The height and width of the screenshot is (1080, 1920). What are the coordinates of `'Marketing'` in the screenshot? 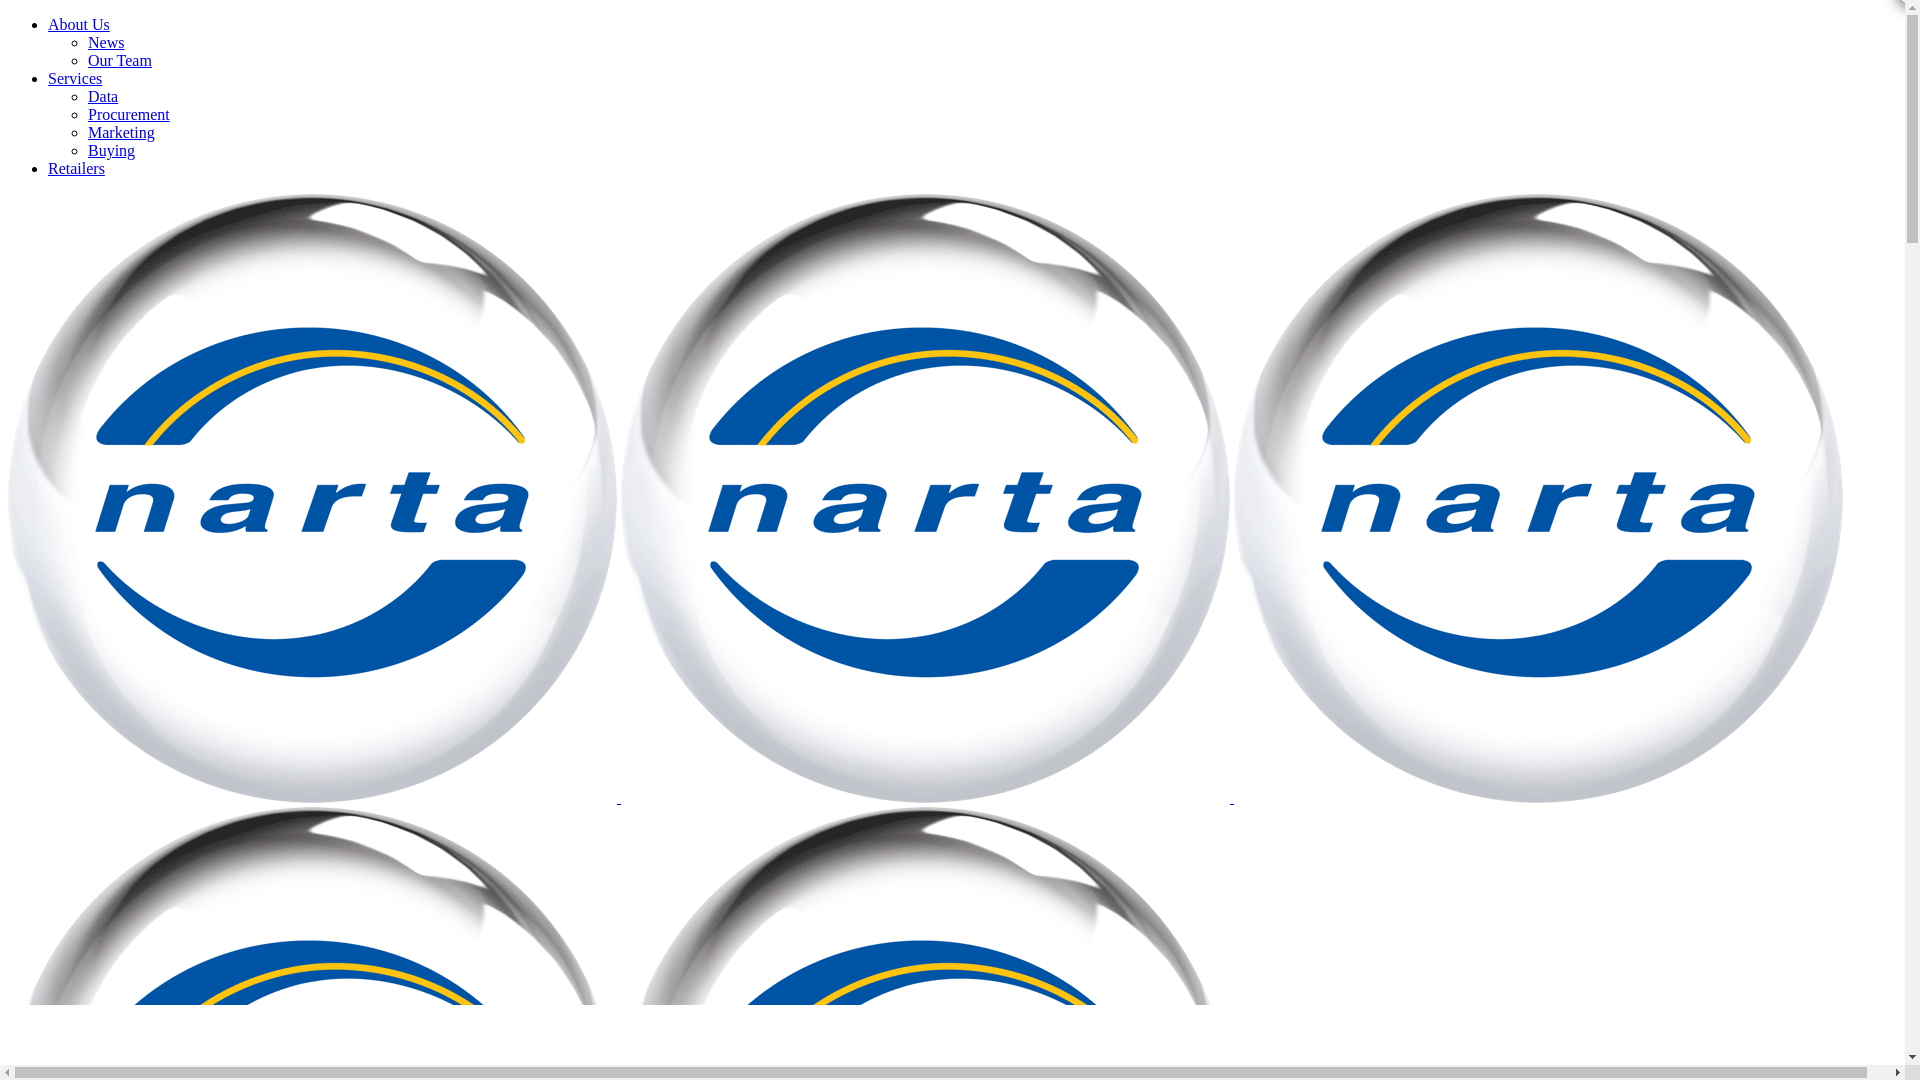 It's located at (120, 132).